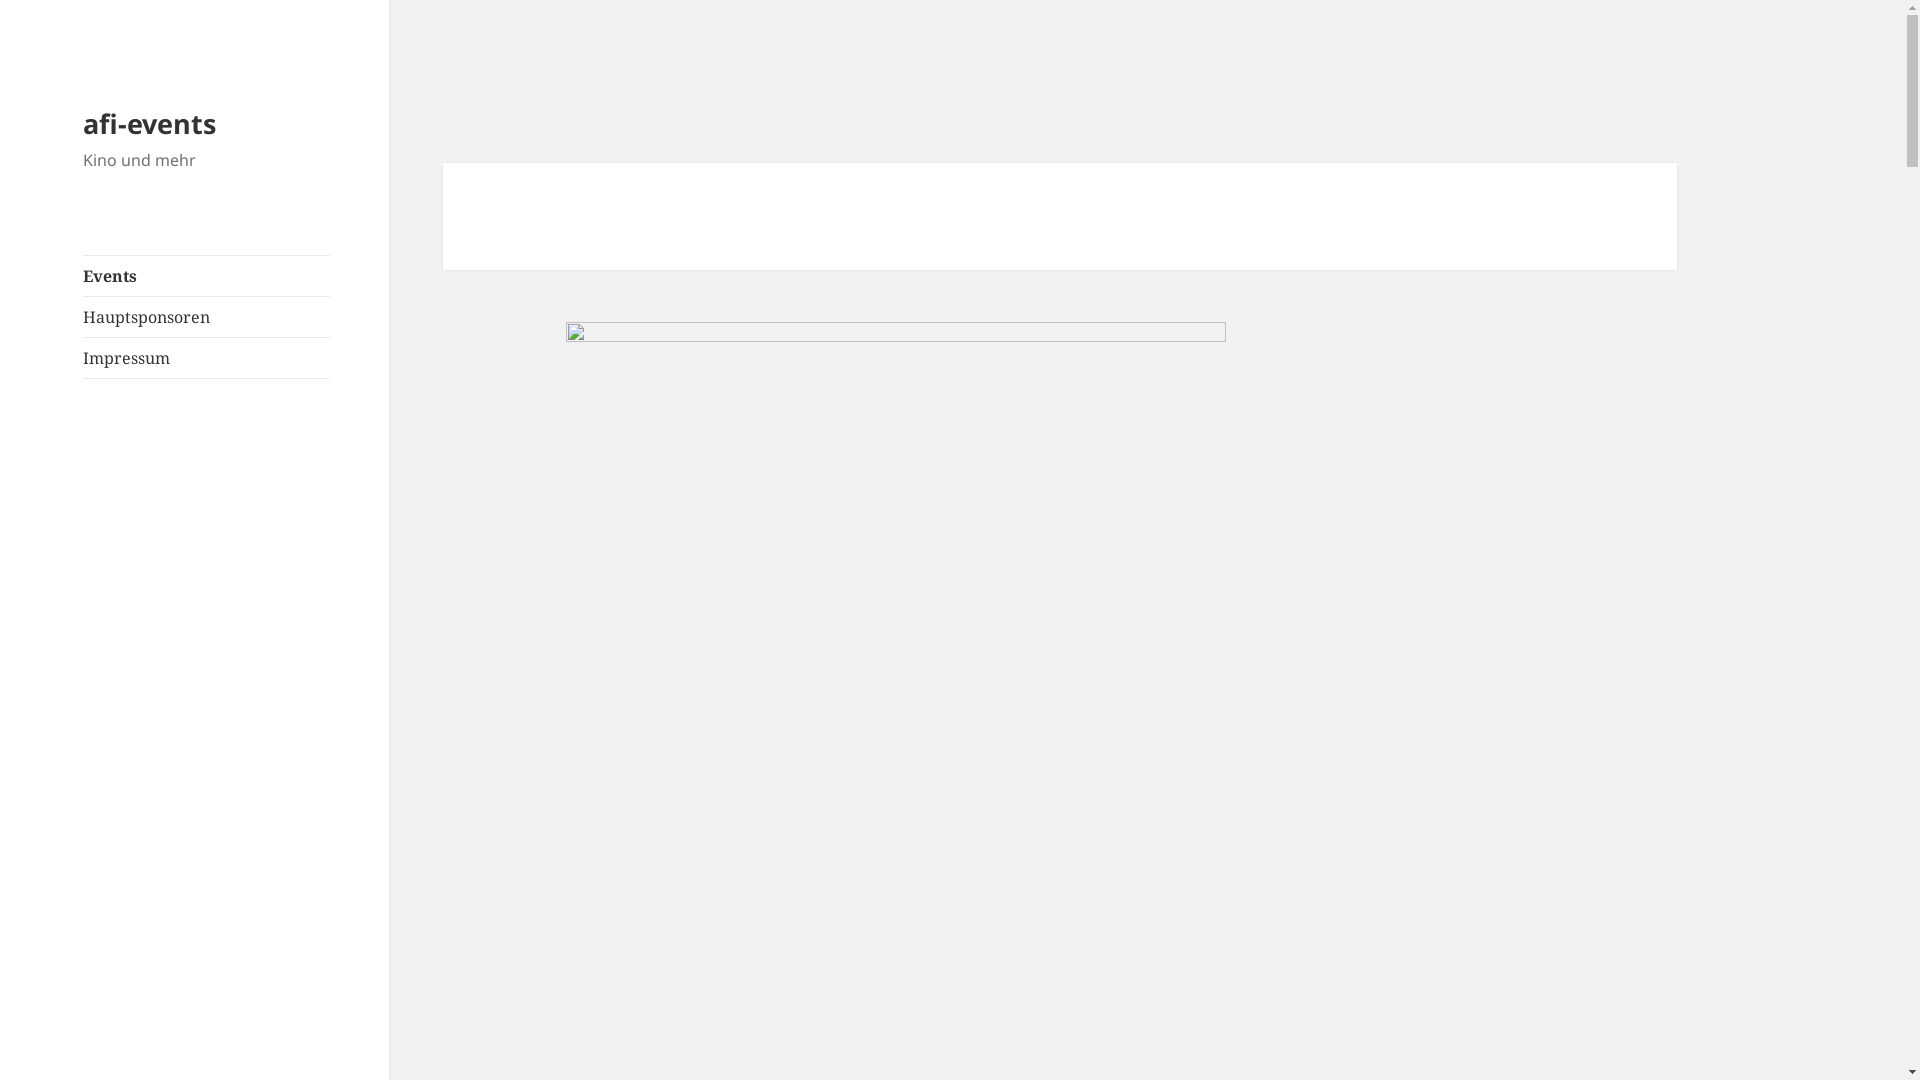 The image size is (1920, 1080). What do you see at coordinates (206, 357) in the screenshot?
I see `'Impressum'` at bounding box center [206, 357].